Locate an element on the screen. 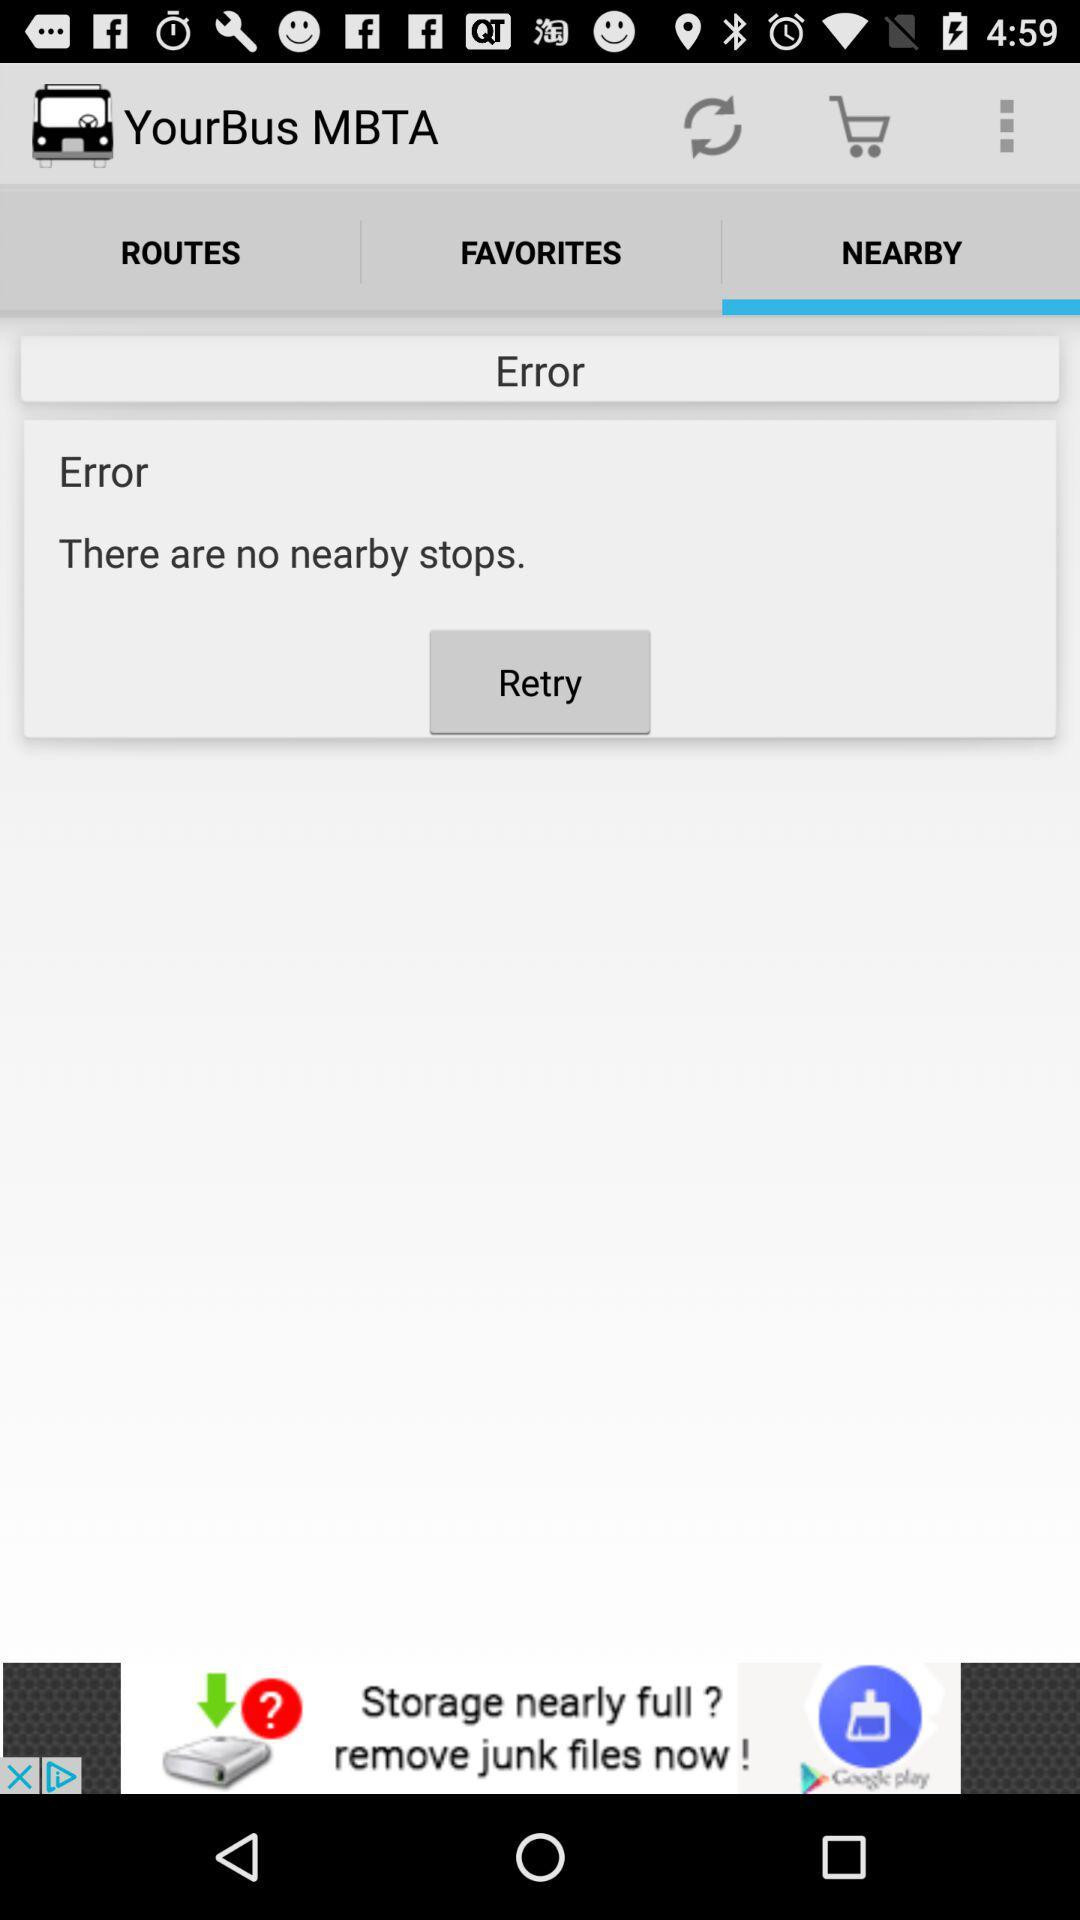 The image size is (1080, 1920). the trolly icon is located at coordinates (858, 124).